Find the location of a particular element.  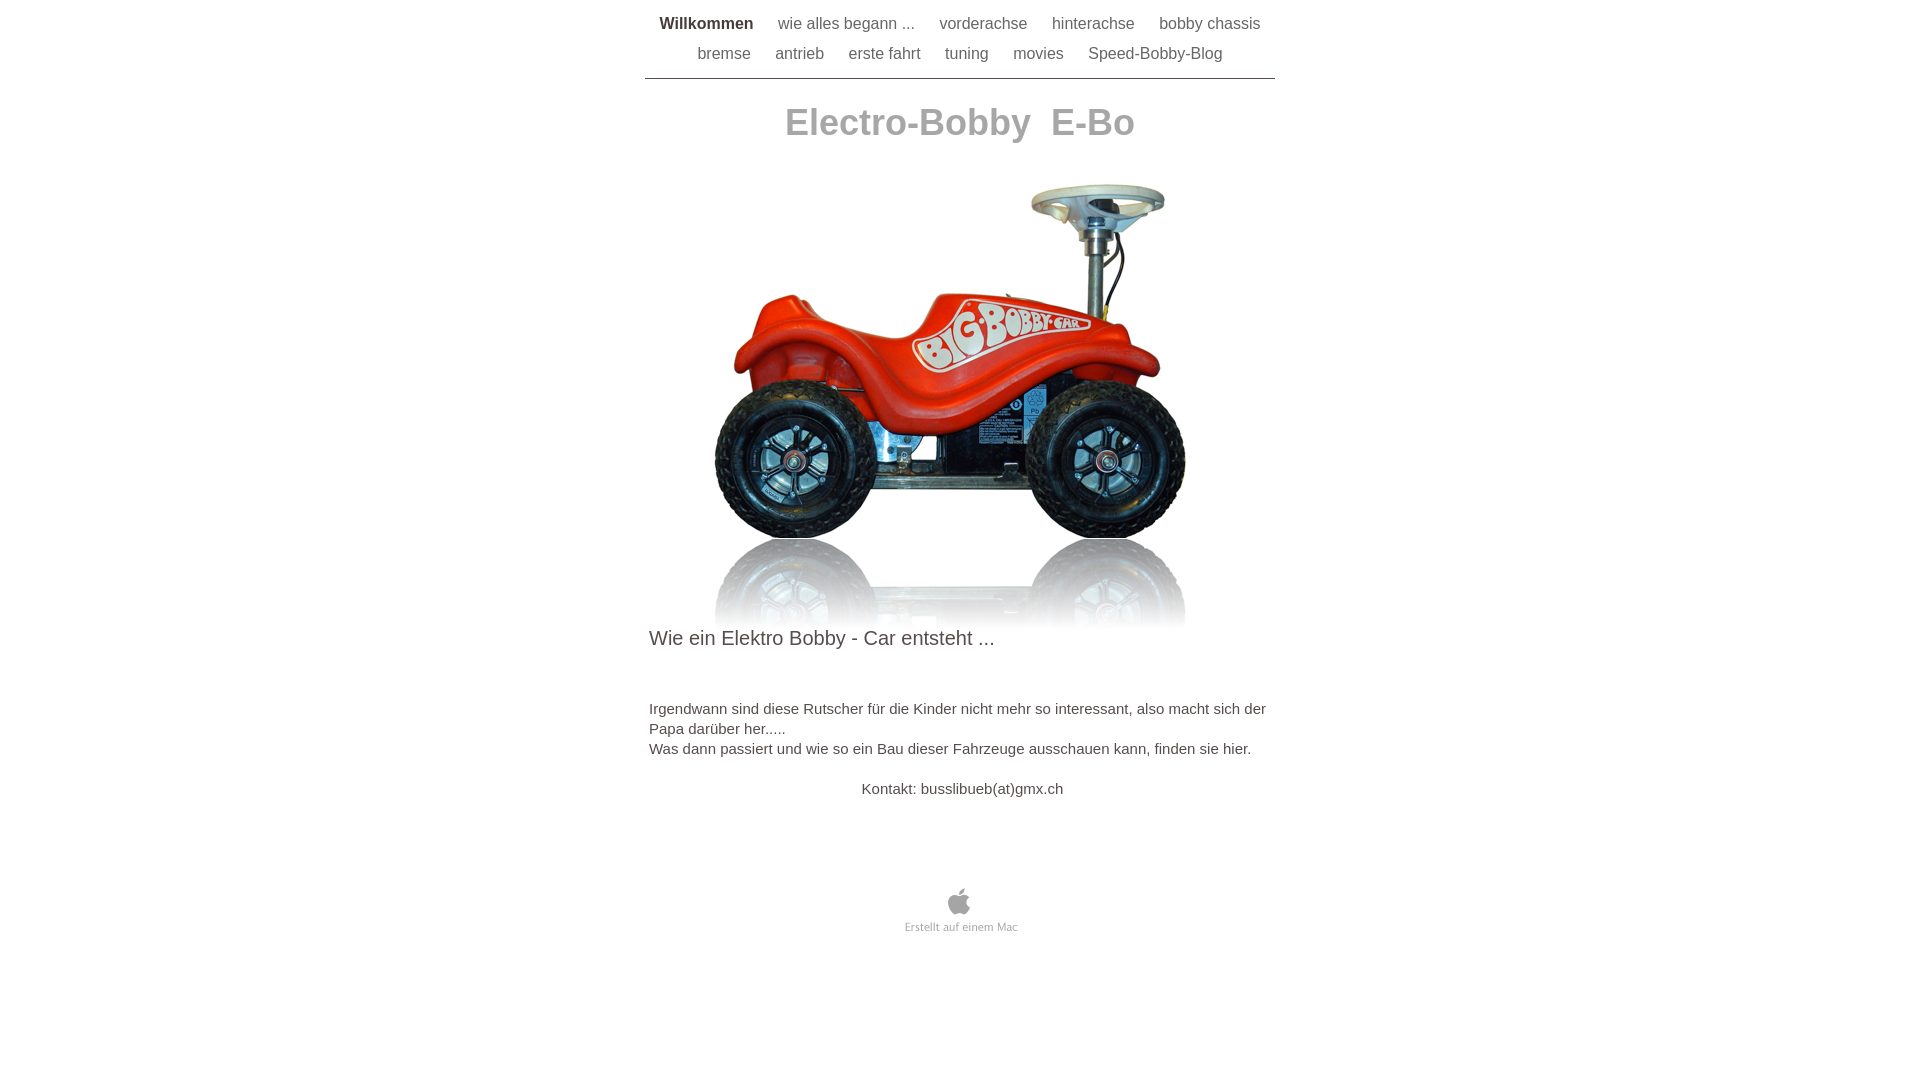

'tuning' is located at coordinates (944, 52).